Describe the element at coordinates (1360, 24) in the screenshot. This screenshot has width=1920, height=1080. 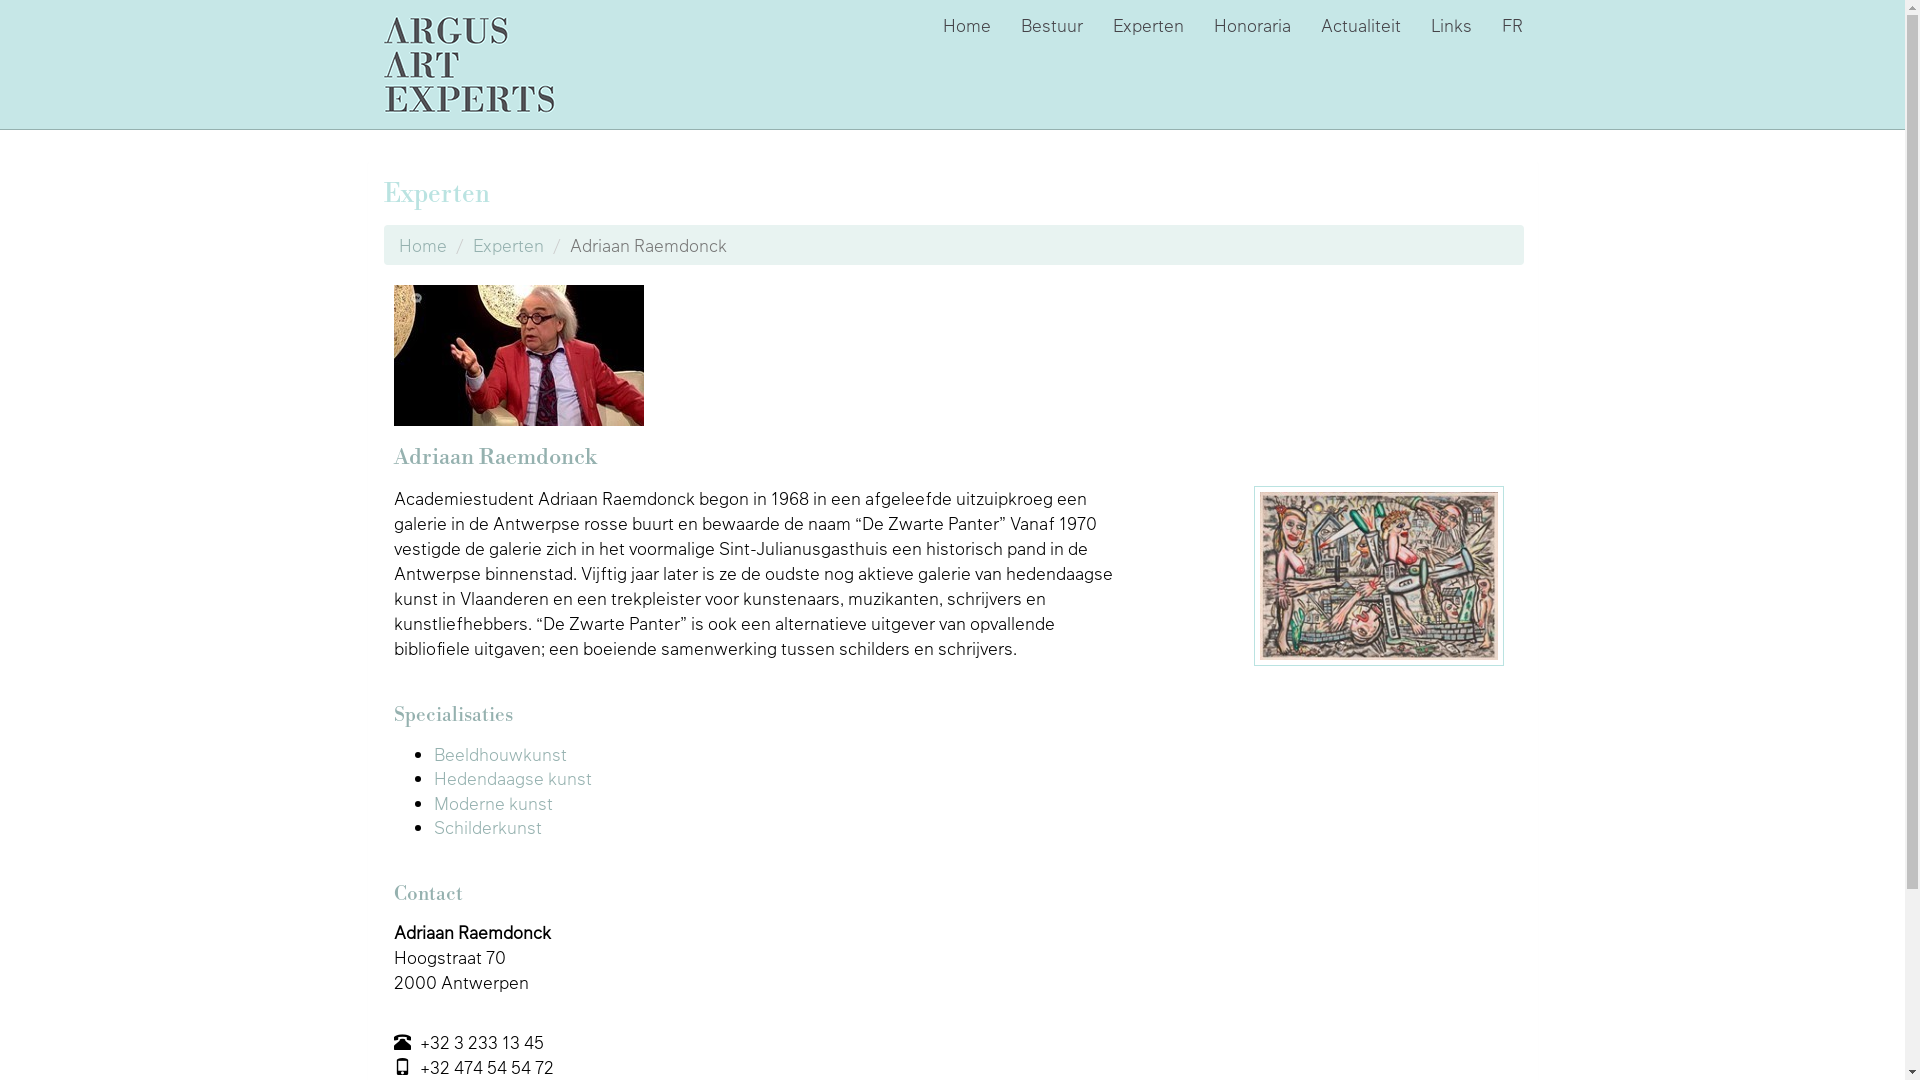
I see `'Actualiteit'` at that location.